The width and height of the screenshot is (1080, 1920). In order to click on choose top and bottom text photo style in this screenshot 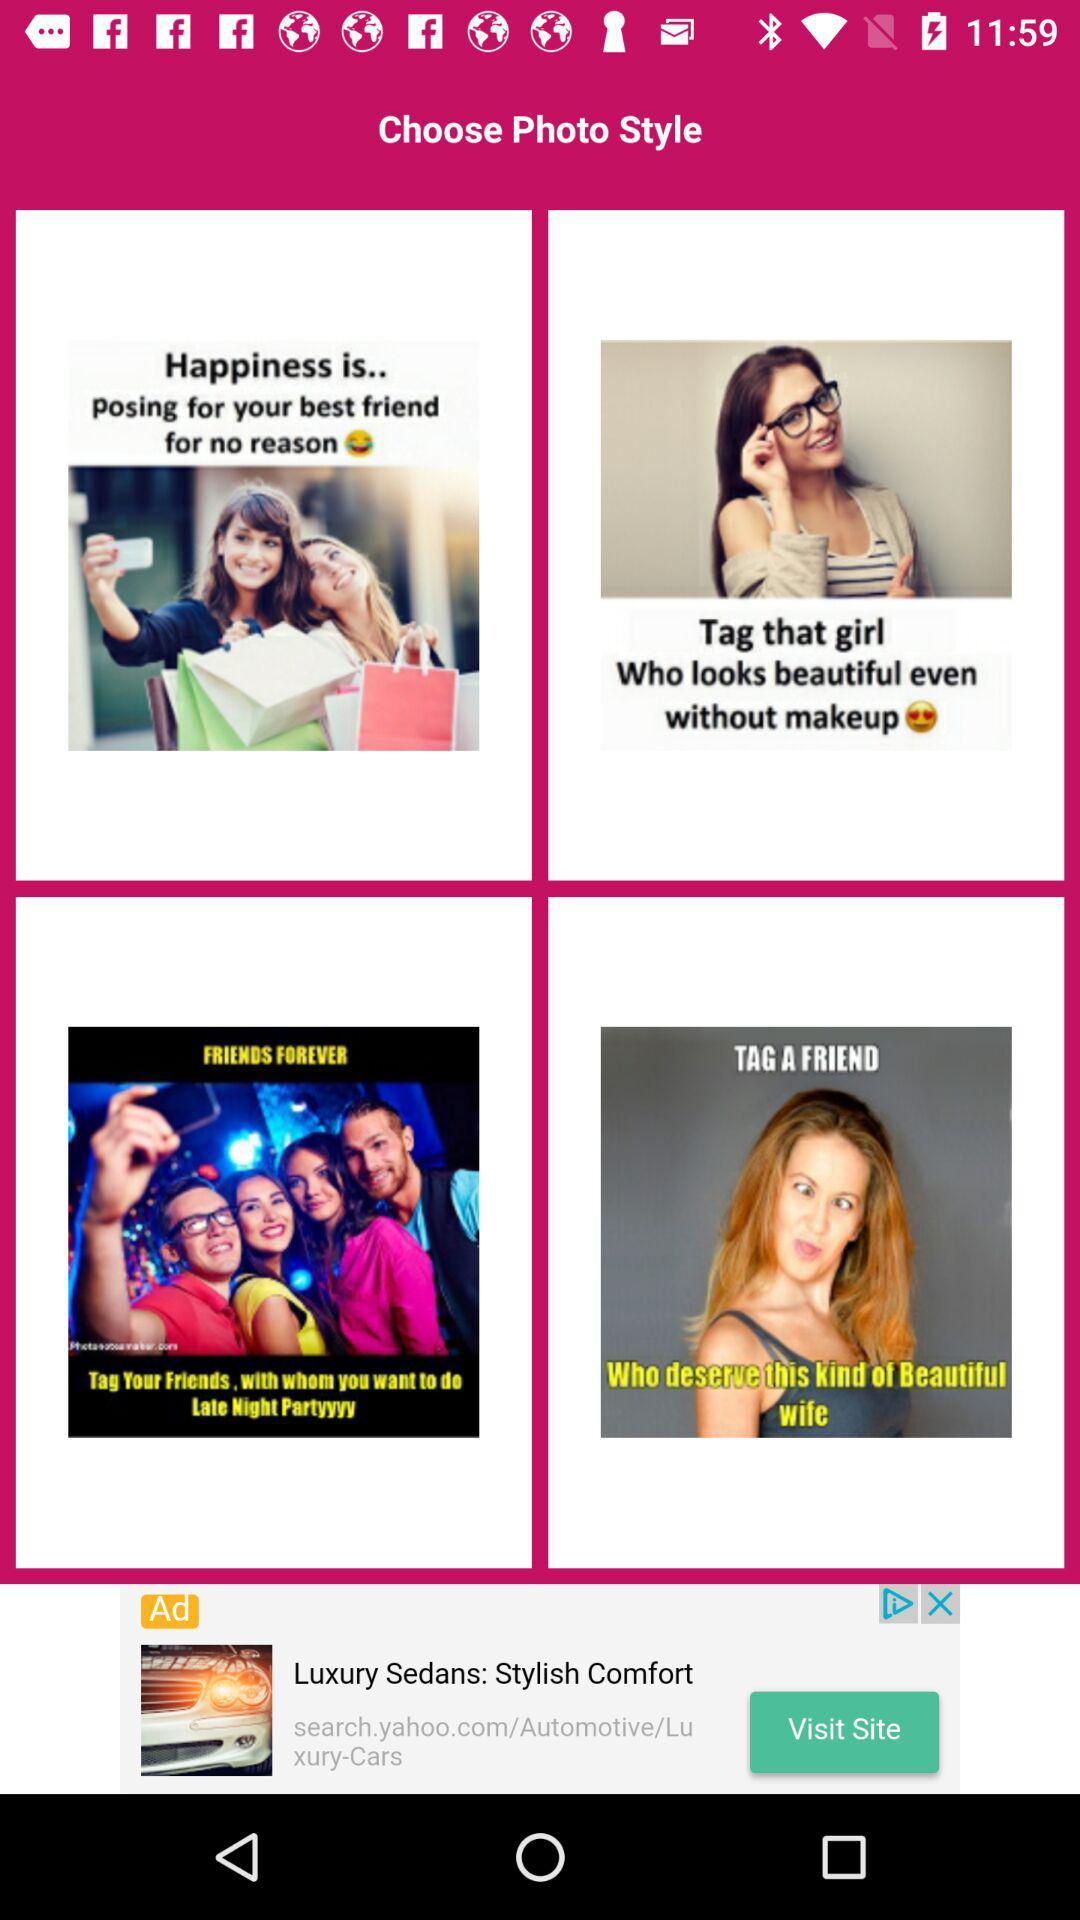, I will do `click(805, 1231)`.